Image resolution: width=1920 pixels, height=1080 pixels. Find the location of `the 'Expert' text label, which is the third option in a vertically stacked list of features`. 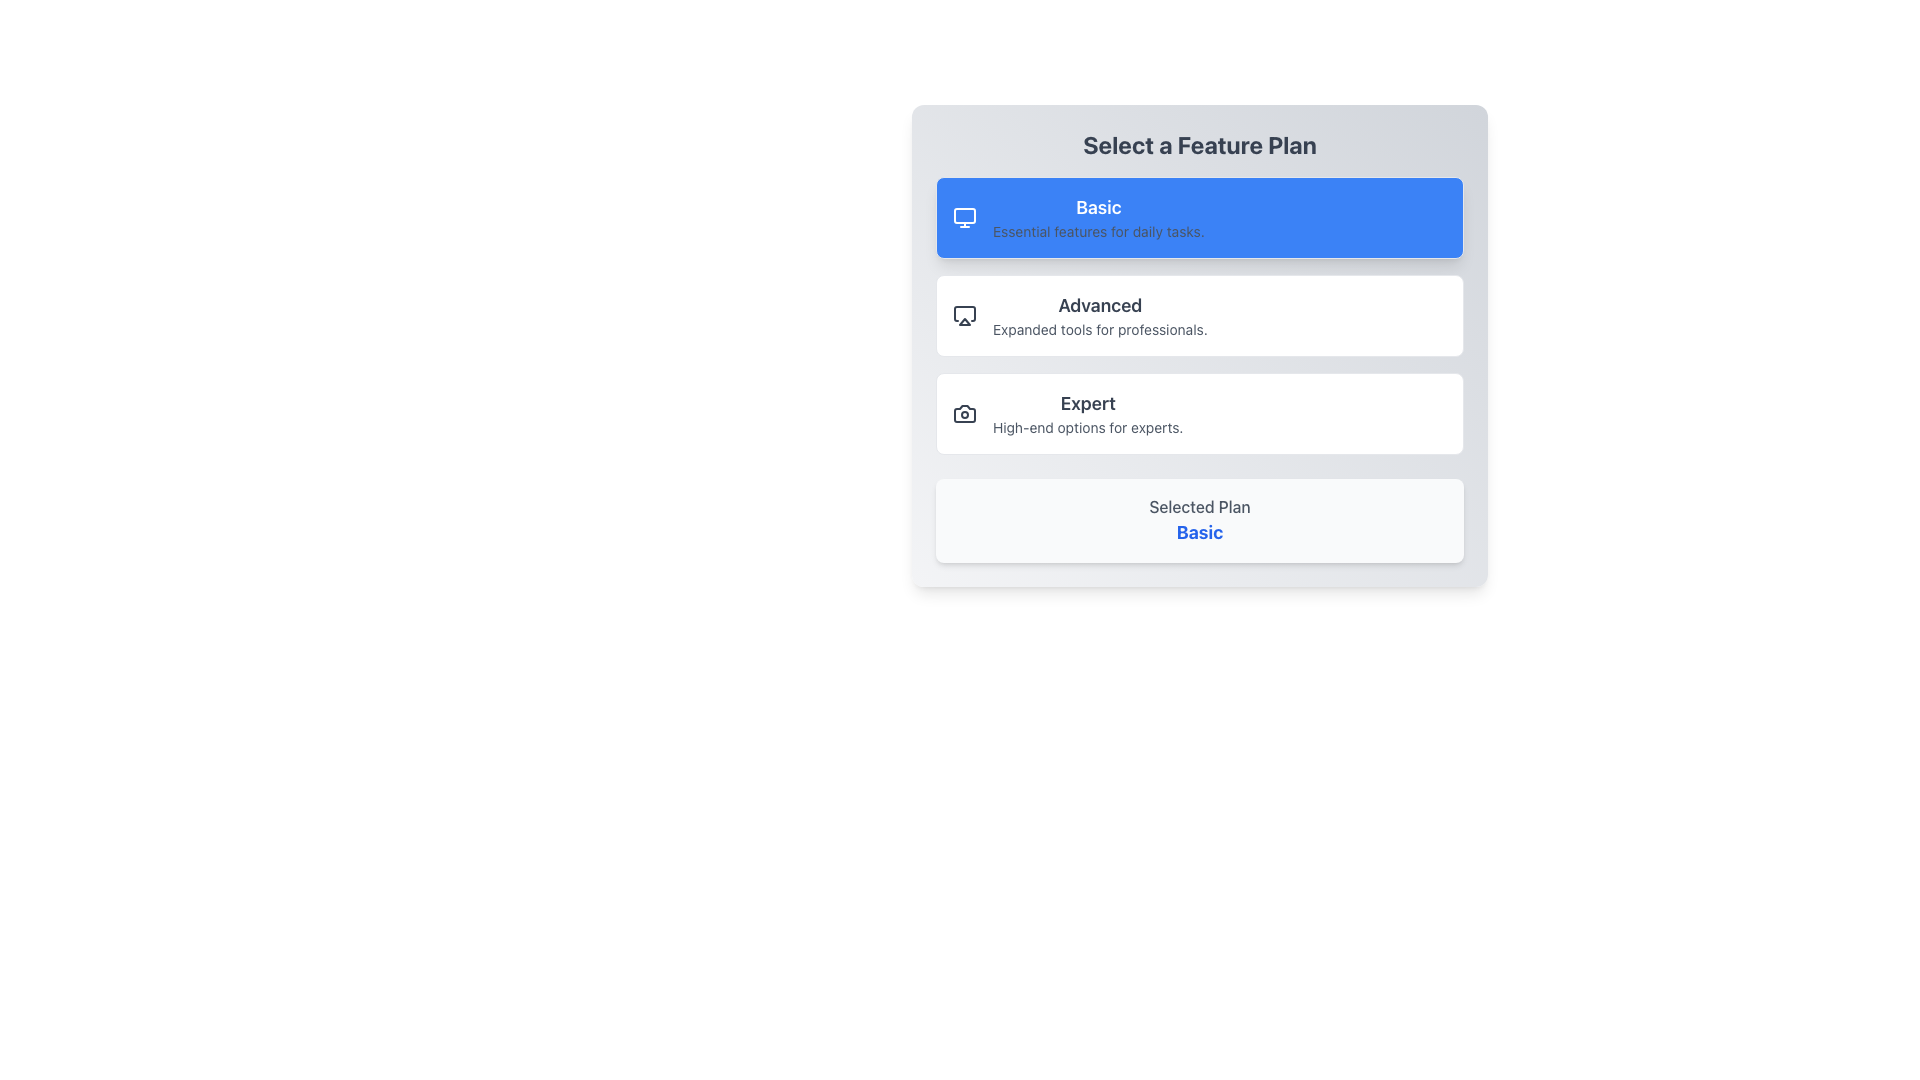

the 'Expert' text label, which is the third option in a vertically stacked list of features is located at coordinates (1087, 412).